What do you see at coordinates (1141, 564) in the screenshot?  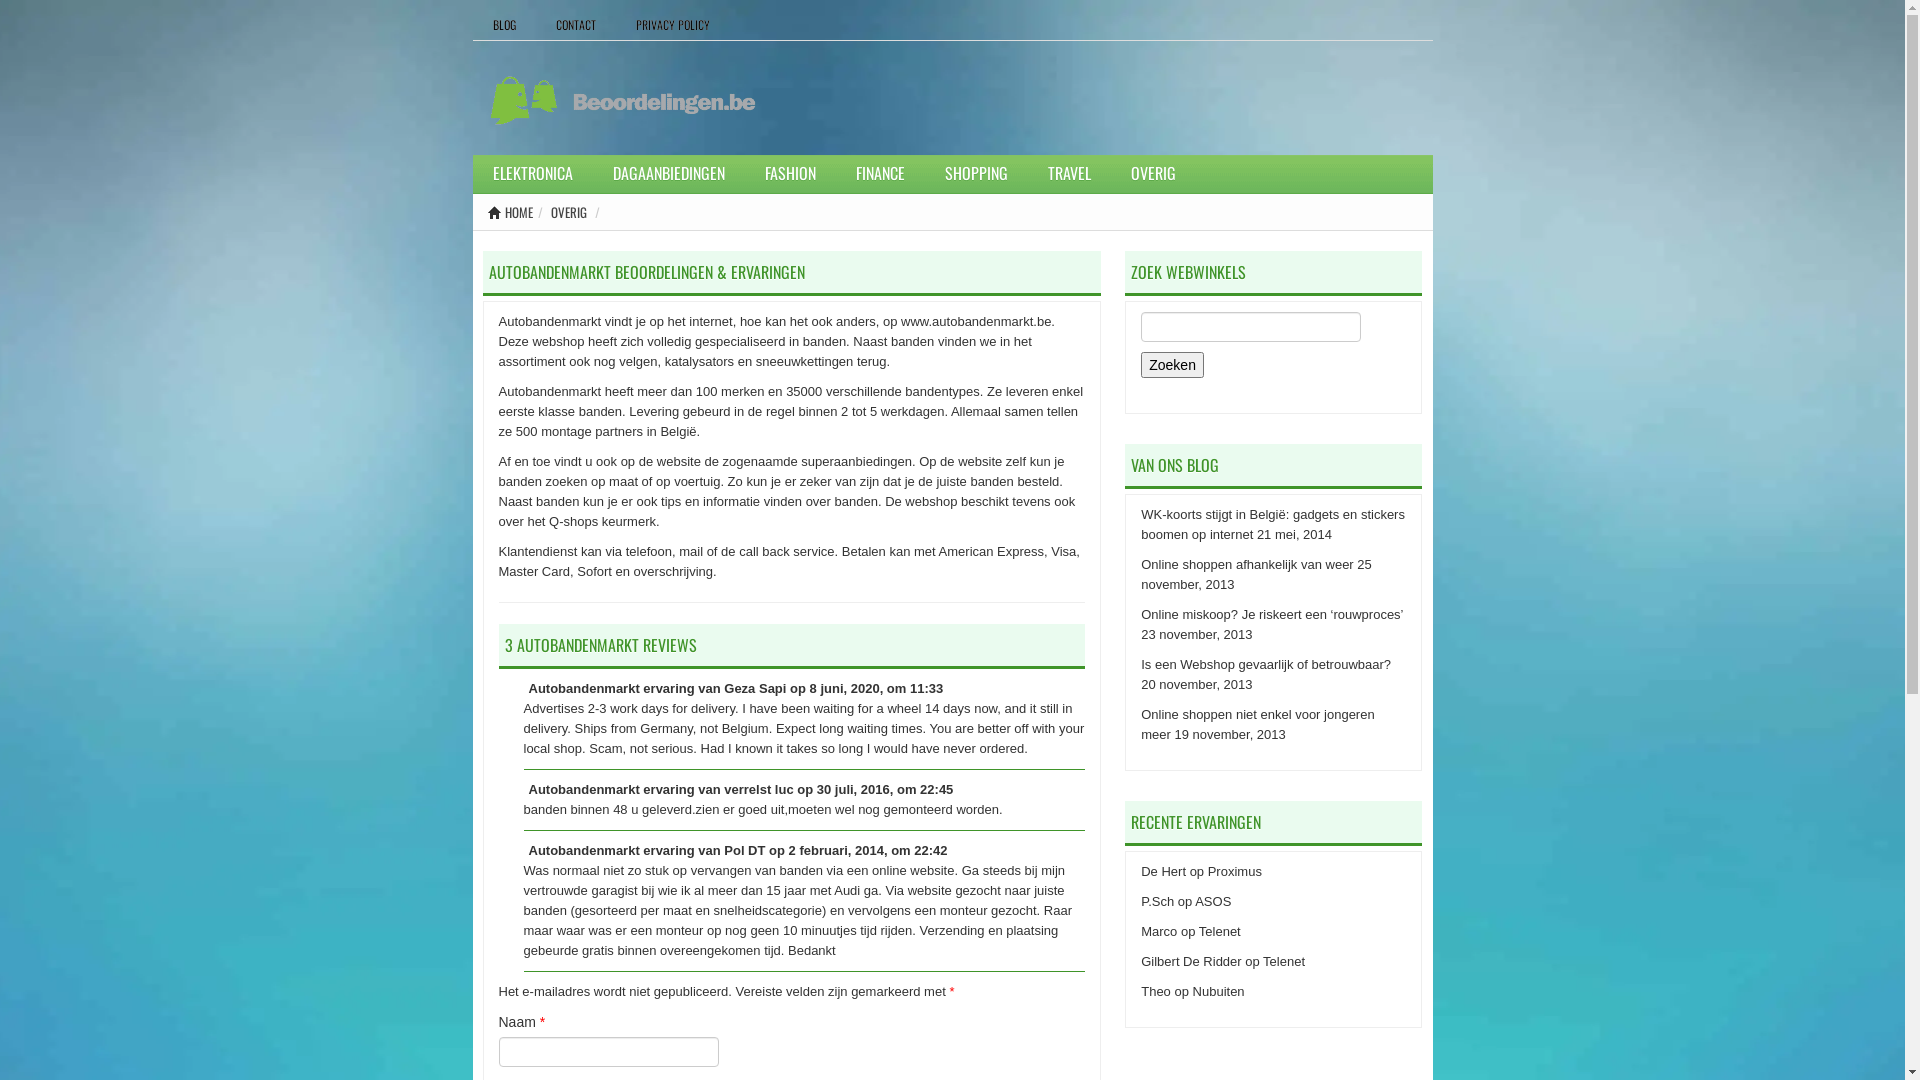 I see `'Online shoppen afhankelijk van weer'` at bounding box center [1141, 564].